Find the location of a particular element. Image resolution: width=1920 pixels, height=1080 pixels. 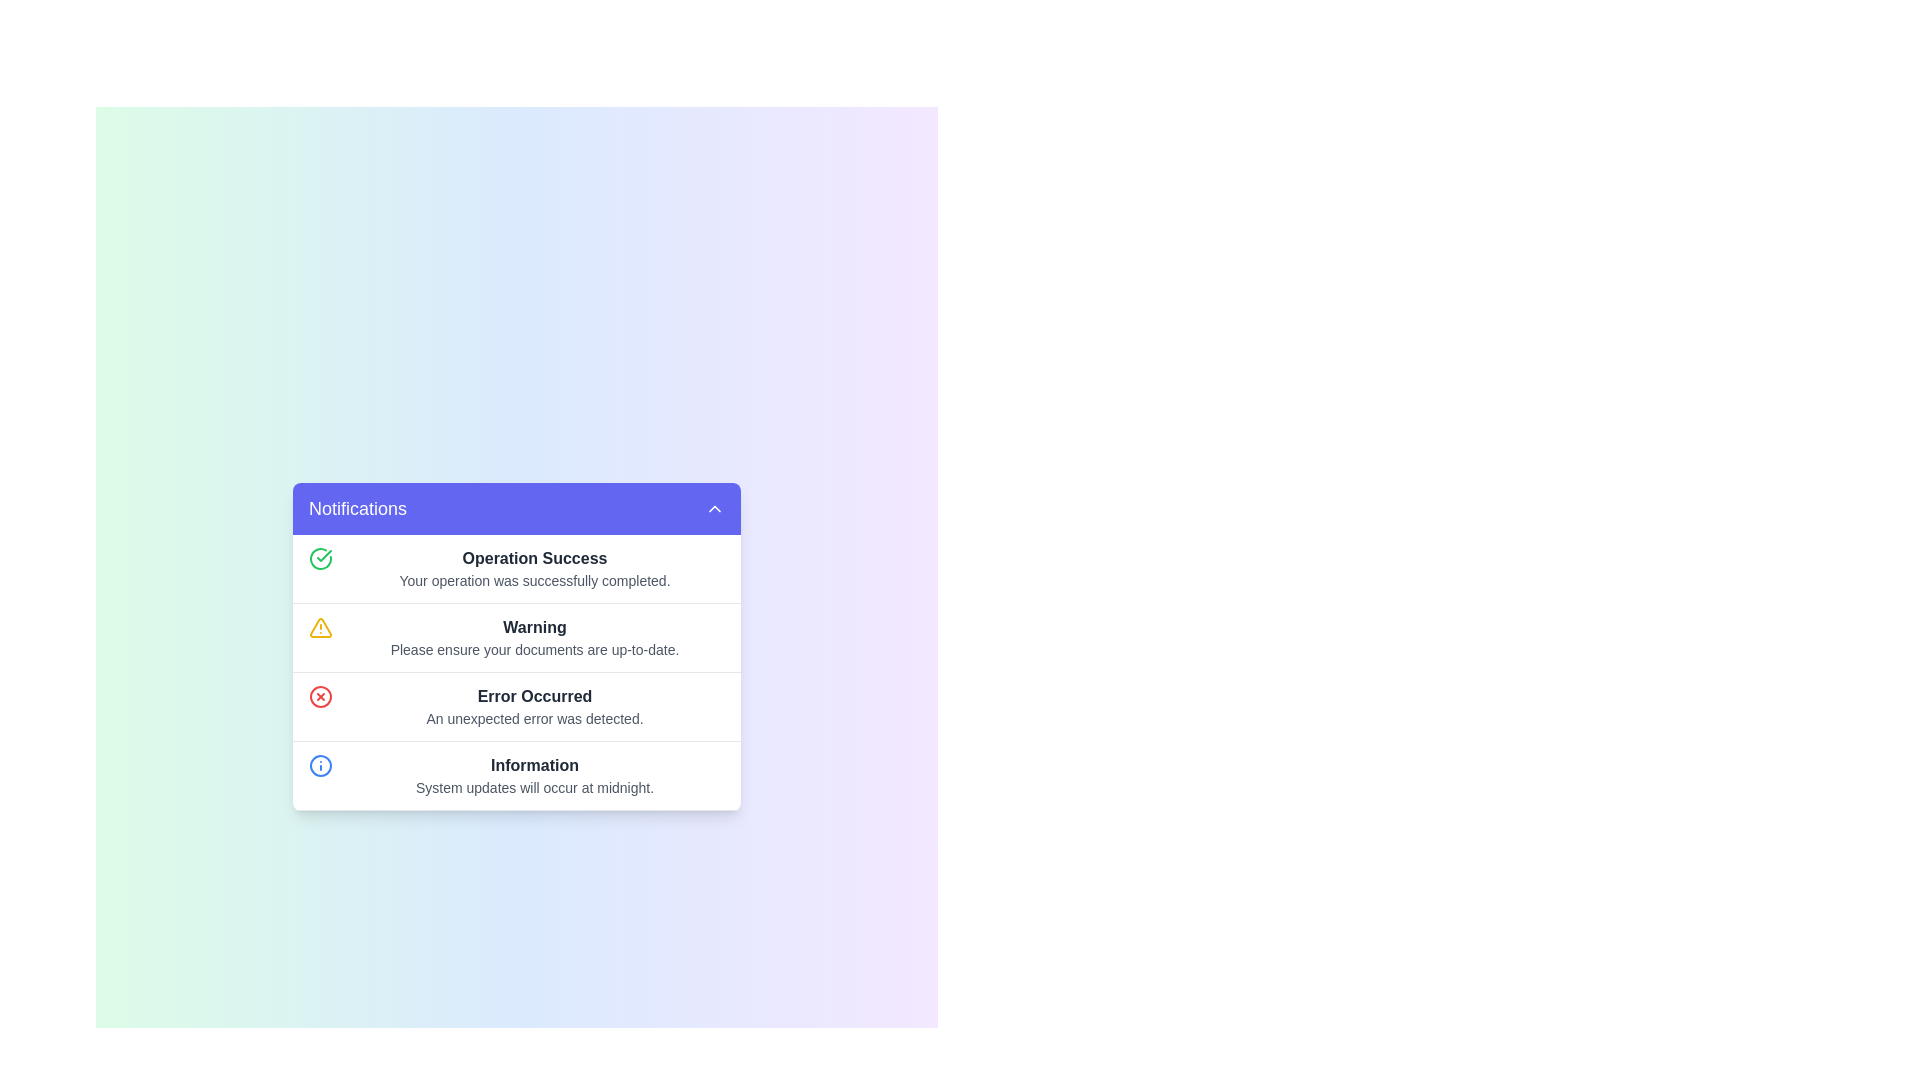

the 'Warning' text label in the notification panel, which provides a heading for a warning notification is located at coordinates (534, 627).